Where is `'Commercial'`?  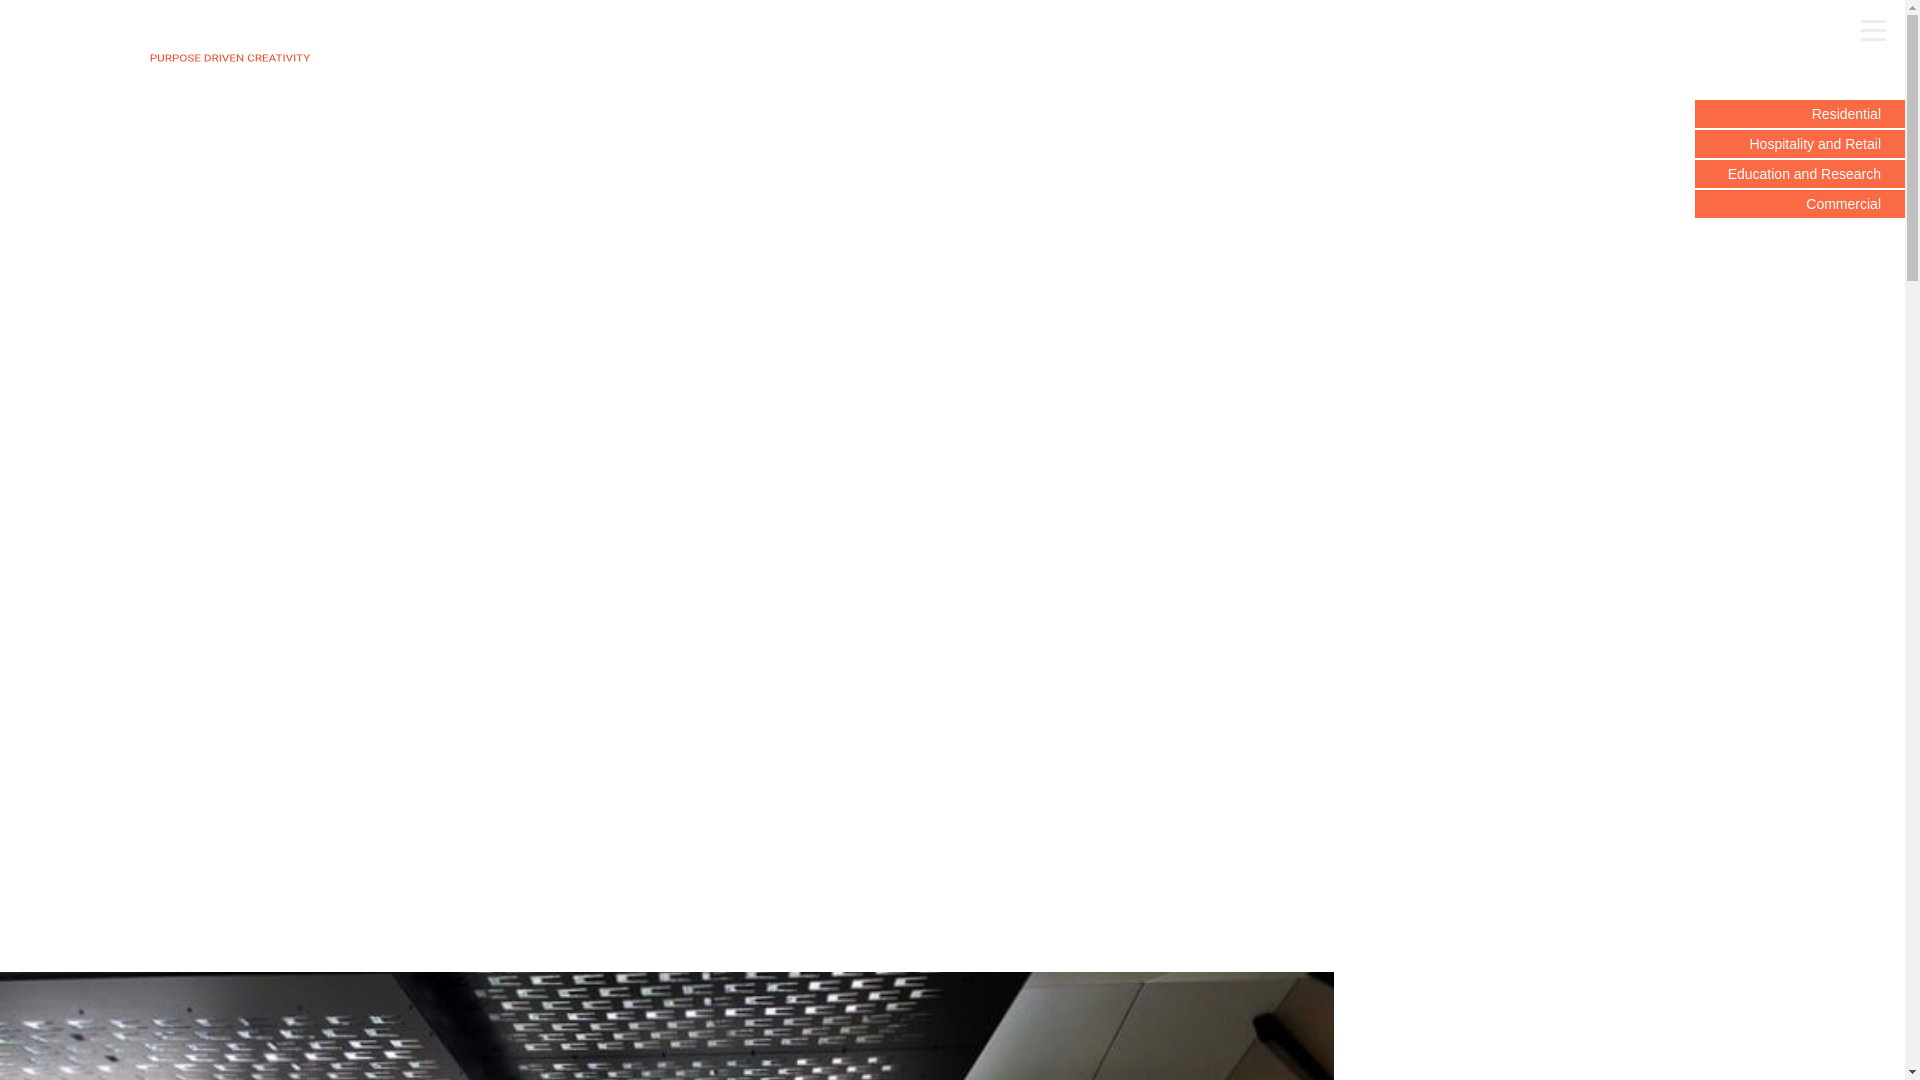 'Commercial' is located at coordinates (1800, 204).